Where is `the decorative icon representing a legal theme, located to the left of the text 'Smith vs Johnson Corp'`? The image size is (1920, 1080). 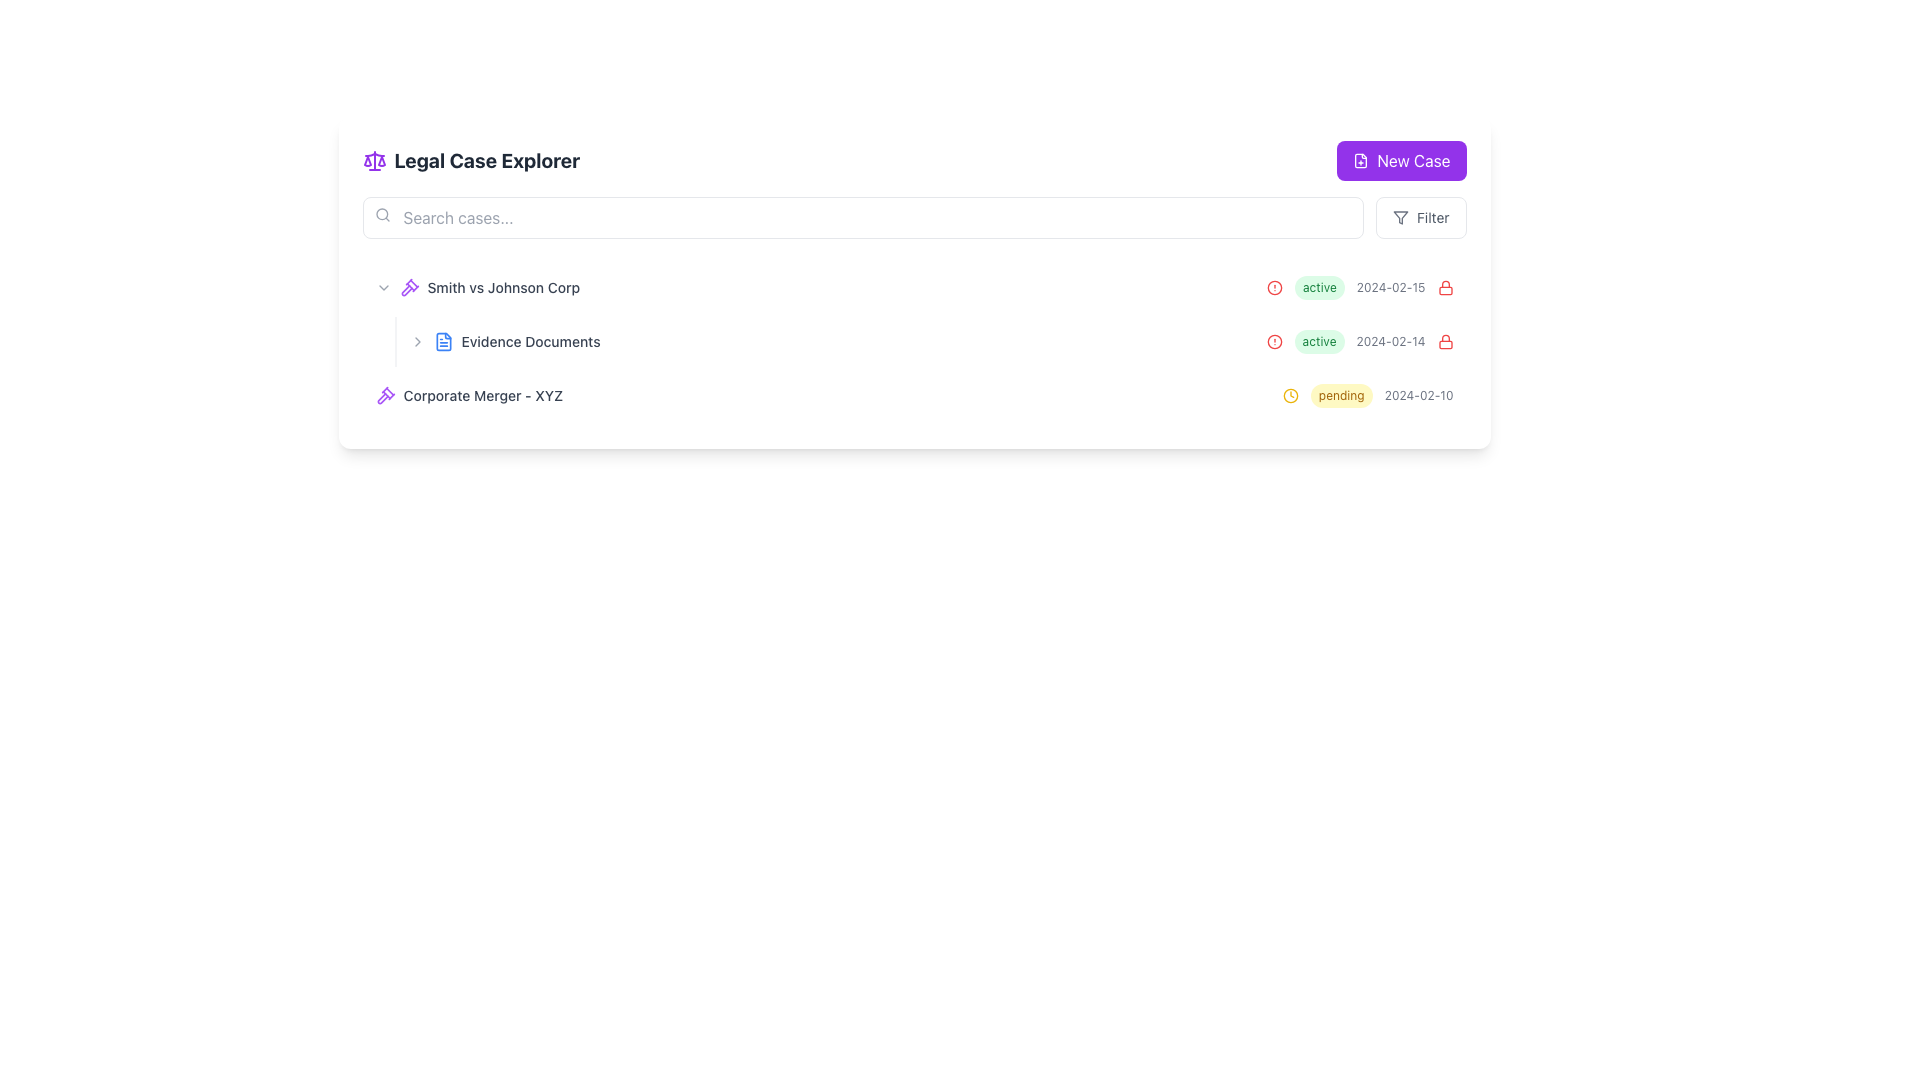
the decorative icon representing a legal theme, located to the left of the text 'Smith vs Johnson Corp' is located at coordinates (408, 288).